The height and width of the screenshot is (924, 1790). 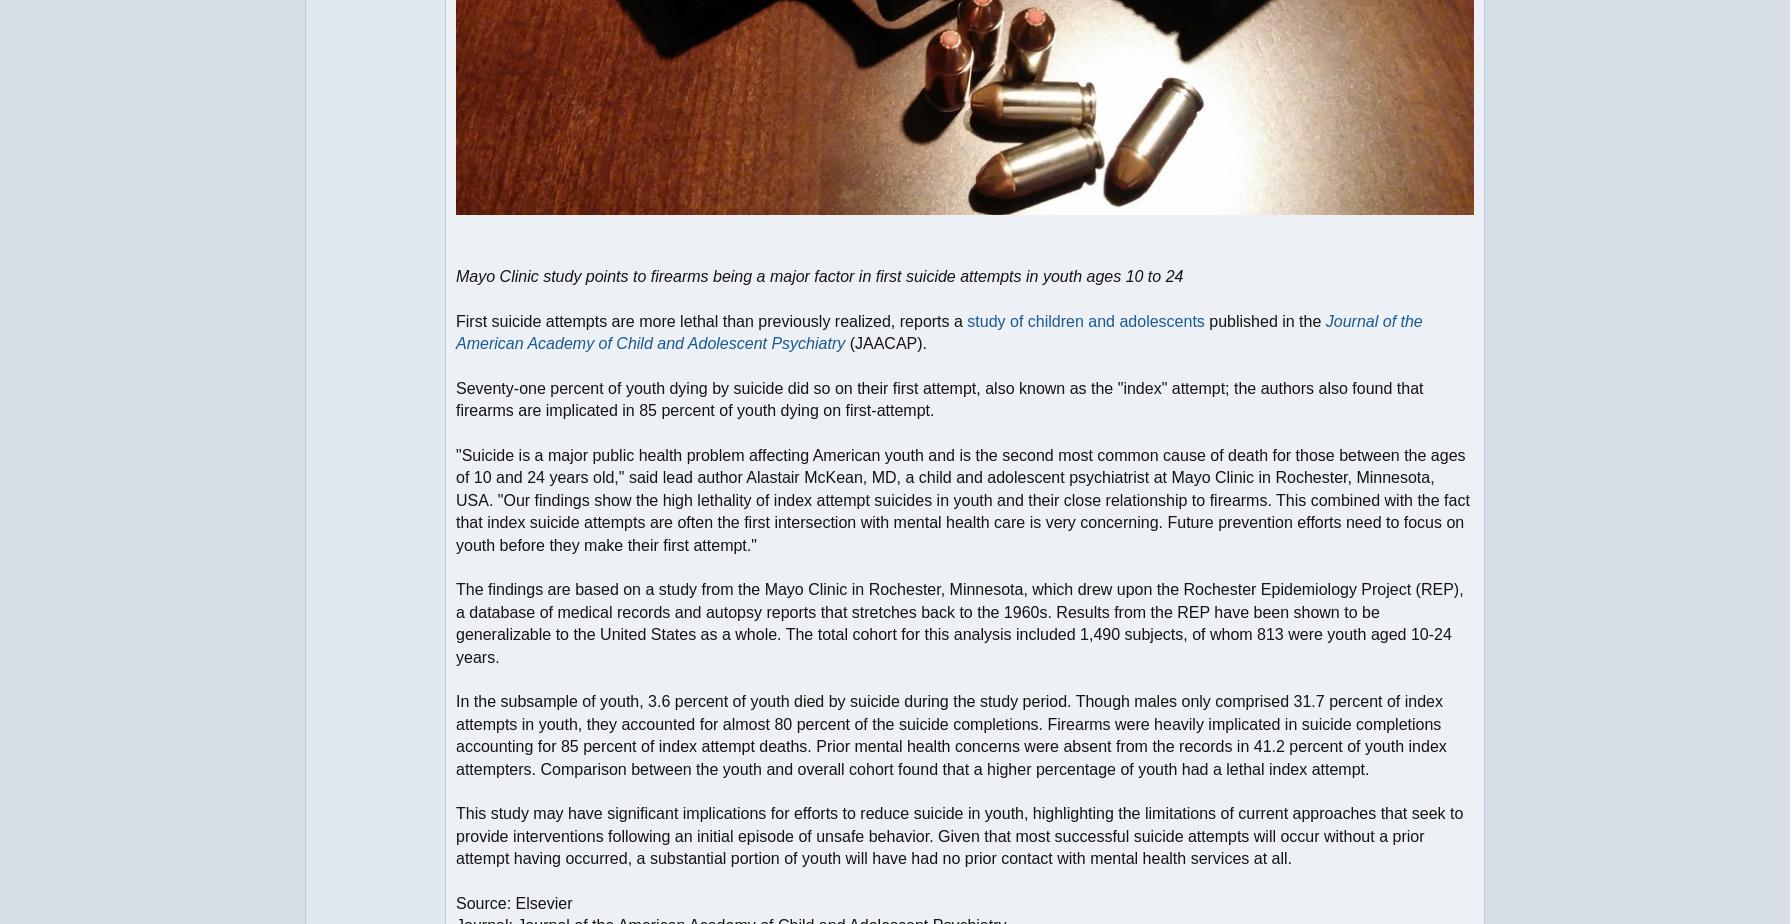 What do you see at coordinates (951, 735) in the screenshot?
I see `'In the subsample of youth, 3.6 percent of youth died by suicide during the study period. Though males only comprised 31.7 percent of index attempts in youth, they accounted for almost 80 percent of the suicide completions. Firearms were heavily implicated in suicide completions accounting for 85 percent of index attempt deaths. Prior mental health concerns were absent from the records in 41.2 percent of youth index attempters. Comparison between the youth and overall cohort found that a higher percentage of youth had a lethal index attempt.'` at bounding box center [951, 735].